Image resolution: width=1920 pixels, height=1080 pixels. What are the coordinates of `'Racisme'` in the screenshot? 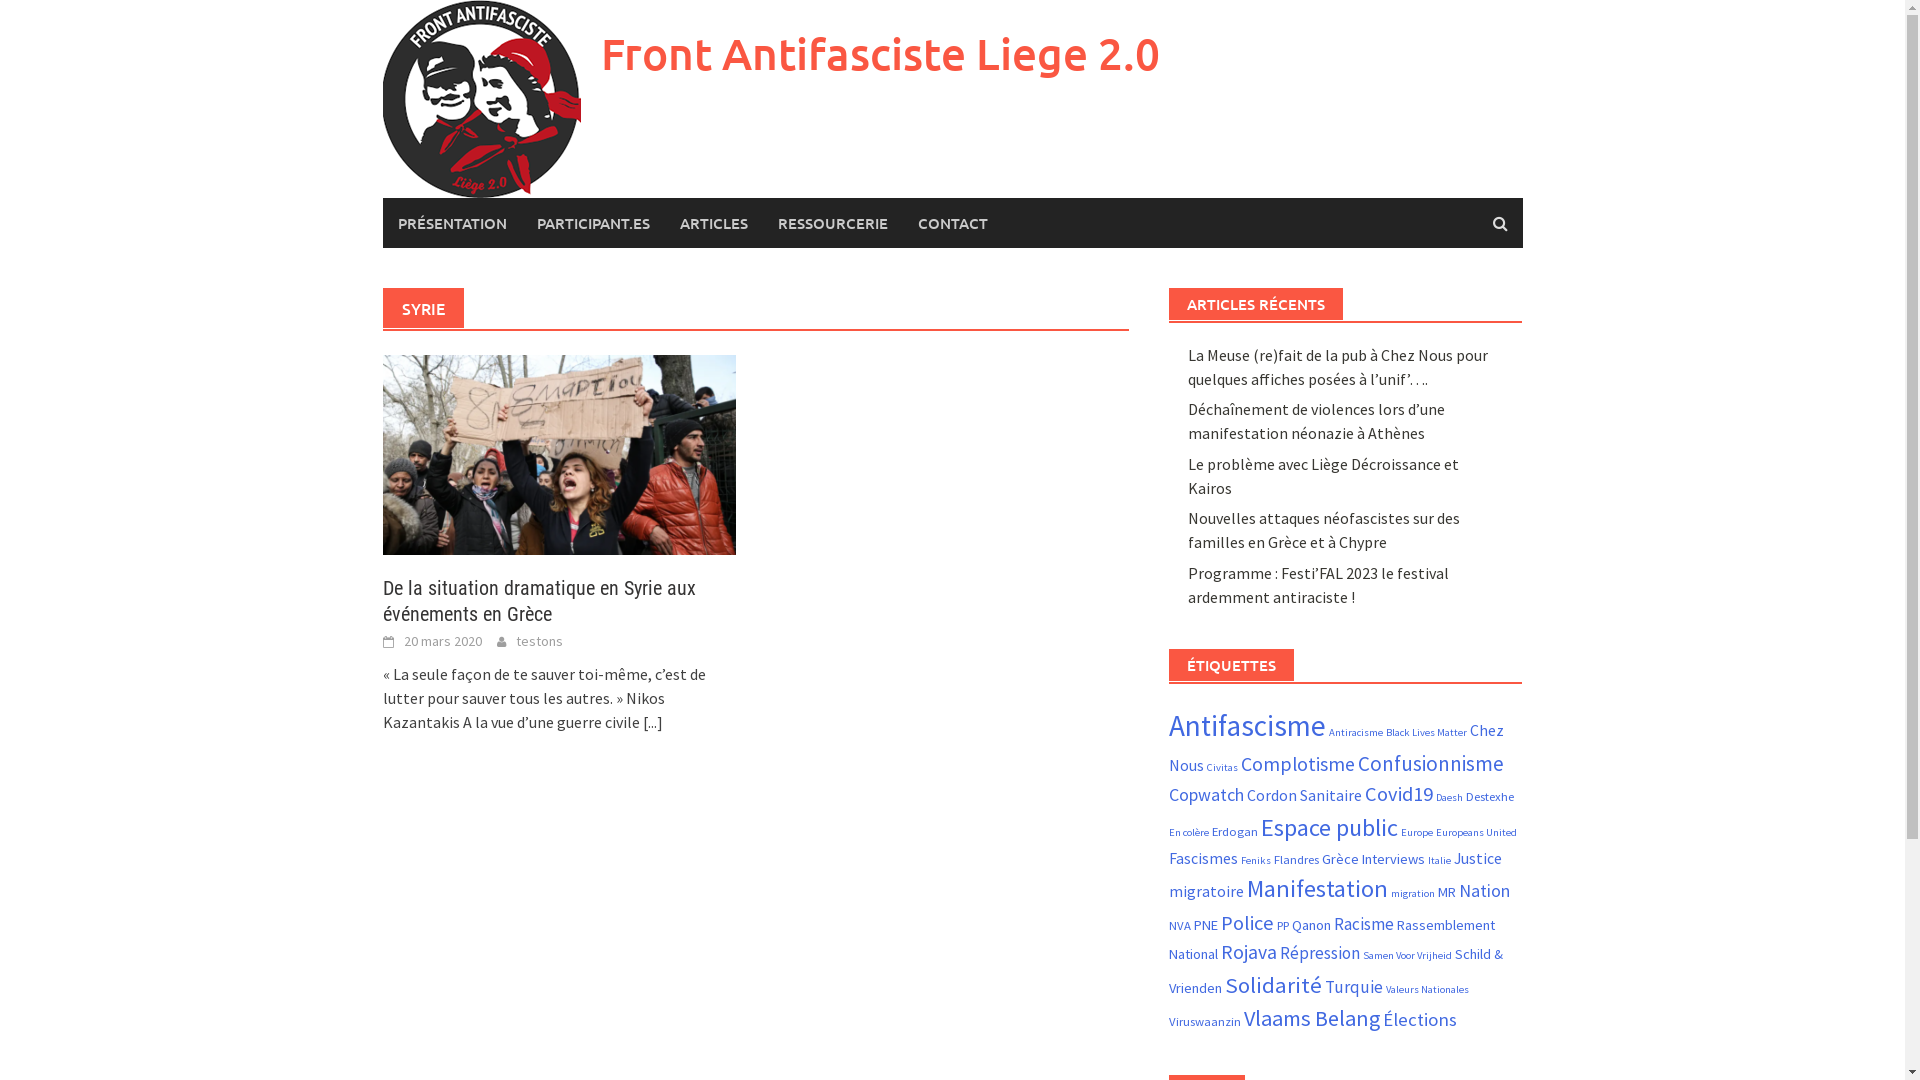 It's located at (1362, 924).